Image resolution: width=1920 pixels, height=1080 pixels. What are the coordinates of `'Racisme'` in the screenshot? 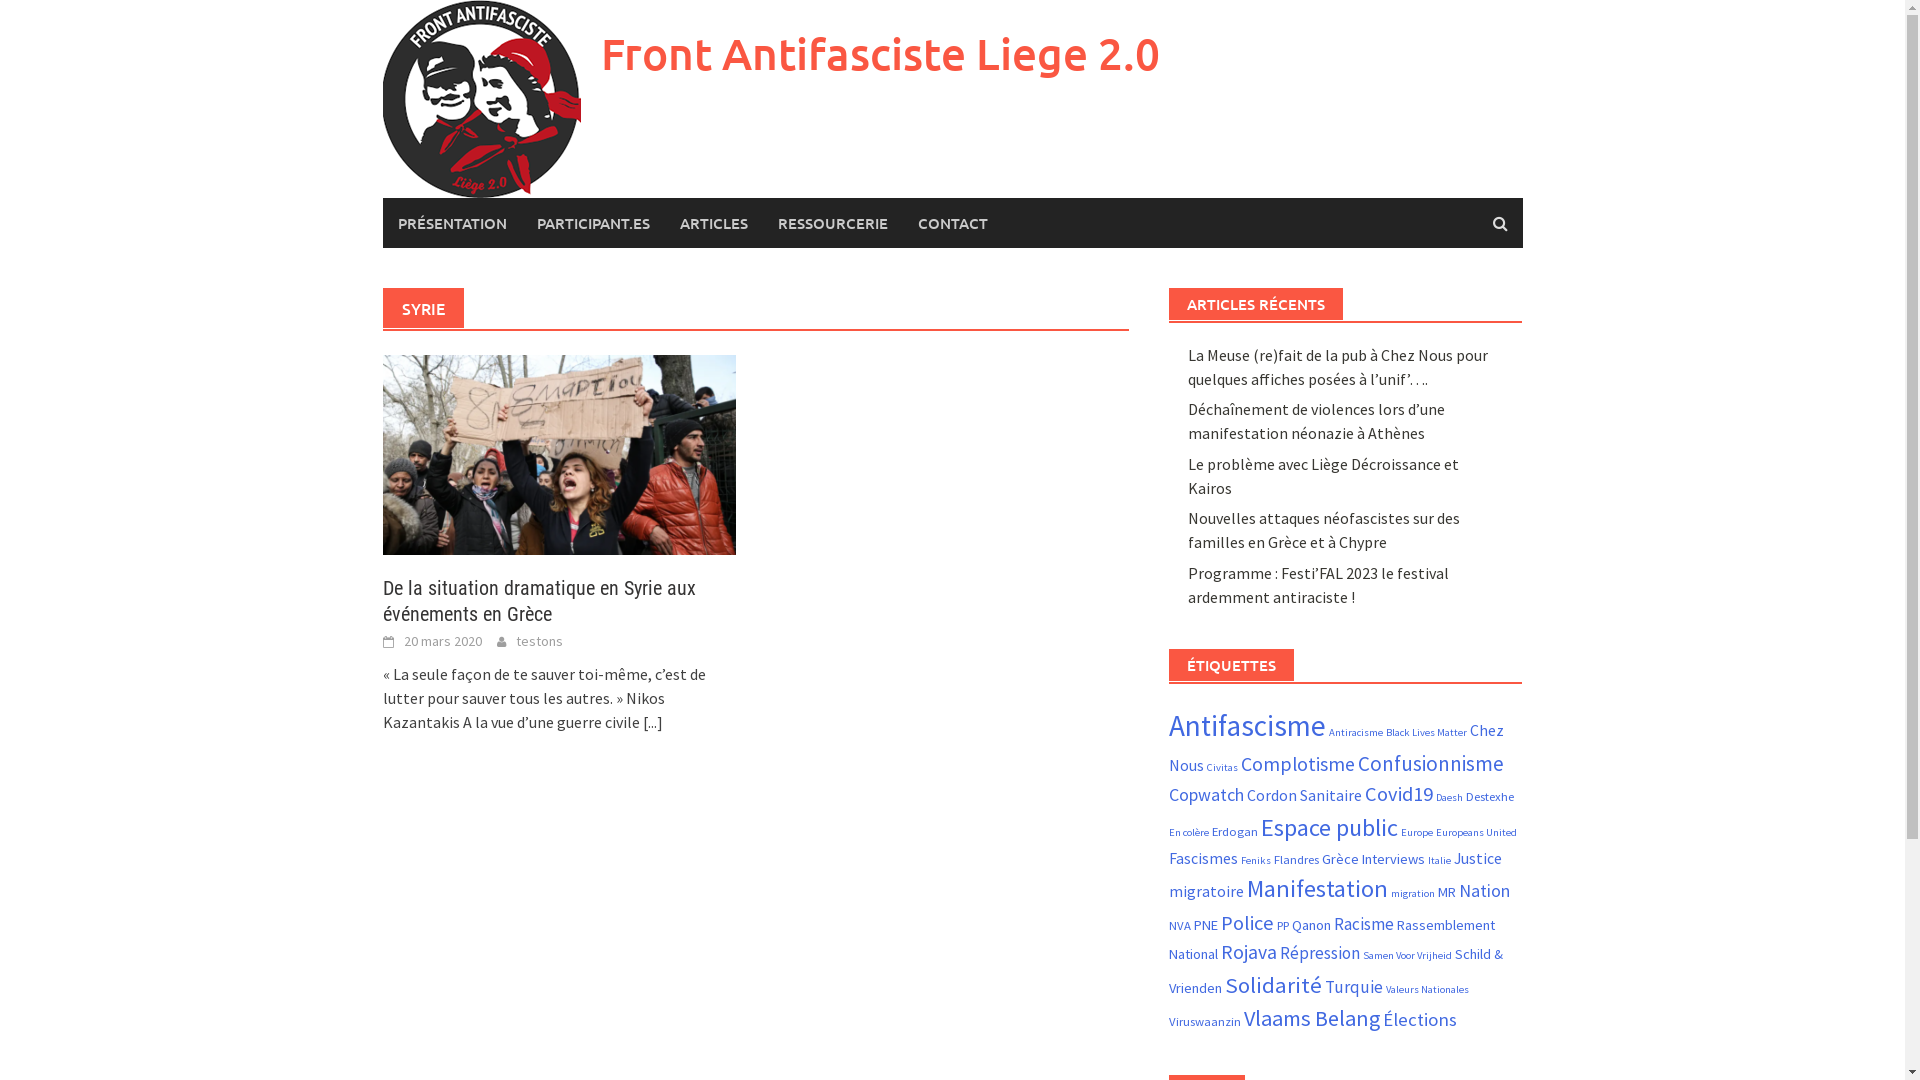 It's located at (1362, 924).